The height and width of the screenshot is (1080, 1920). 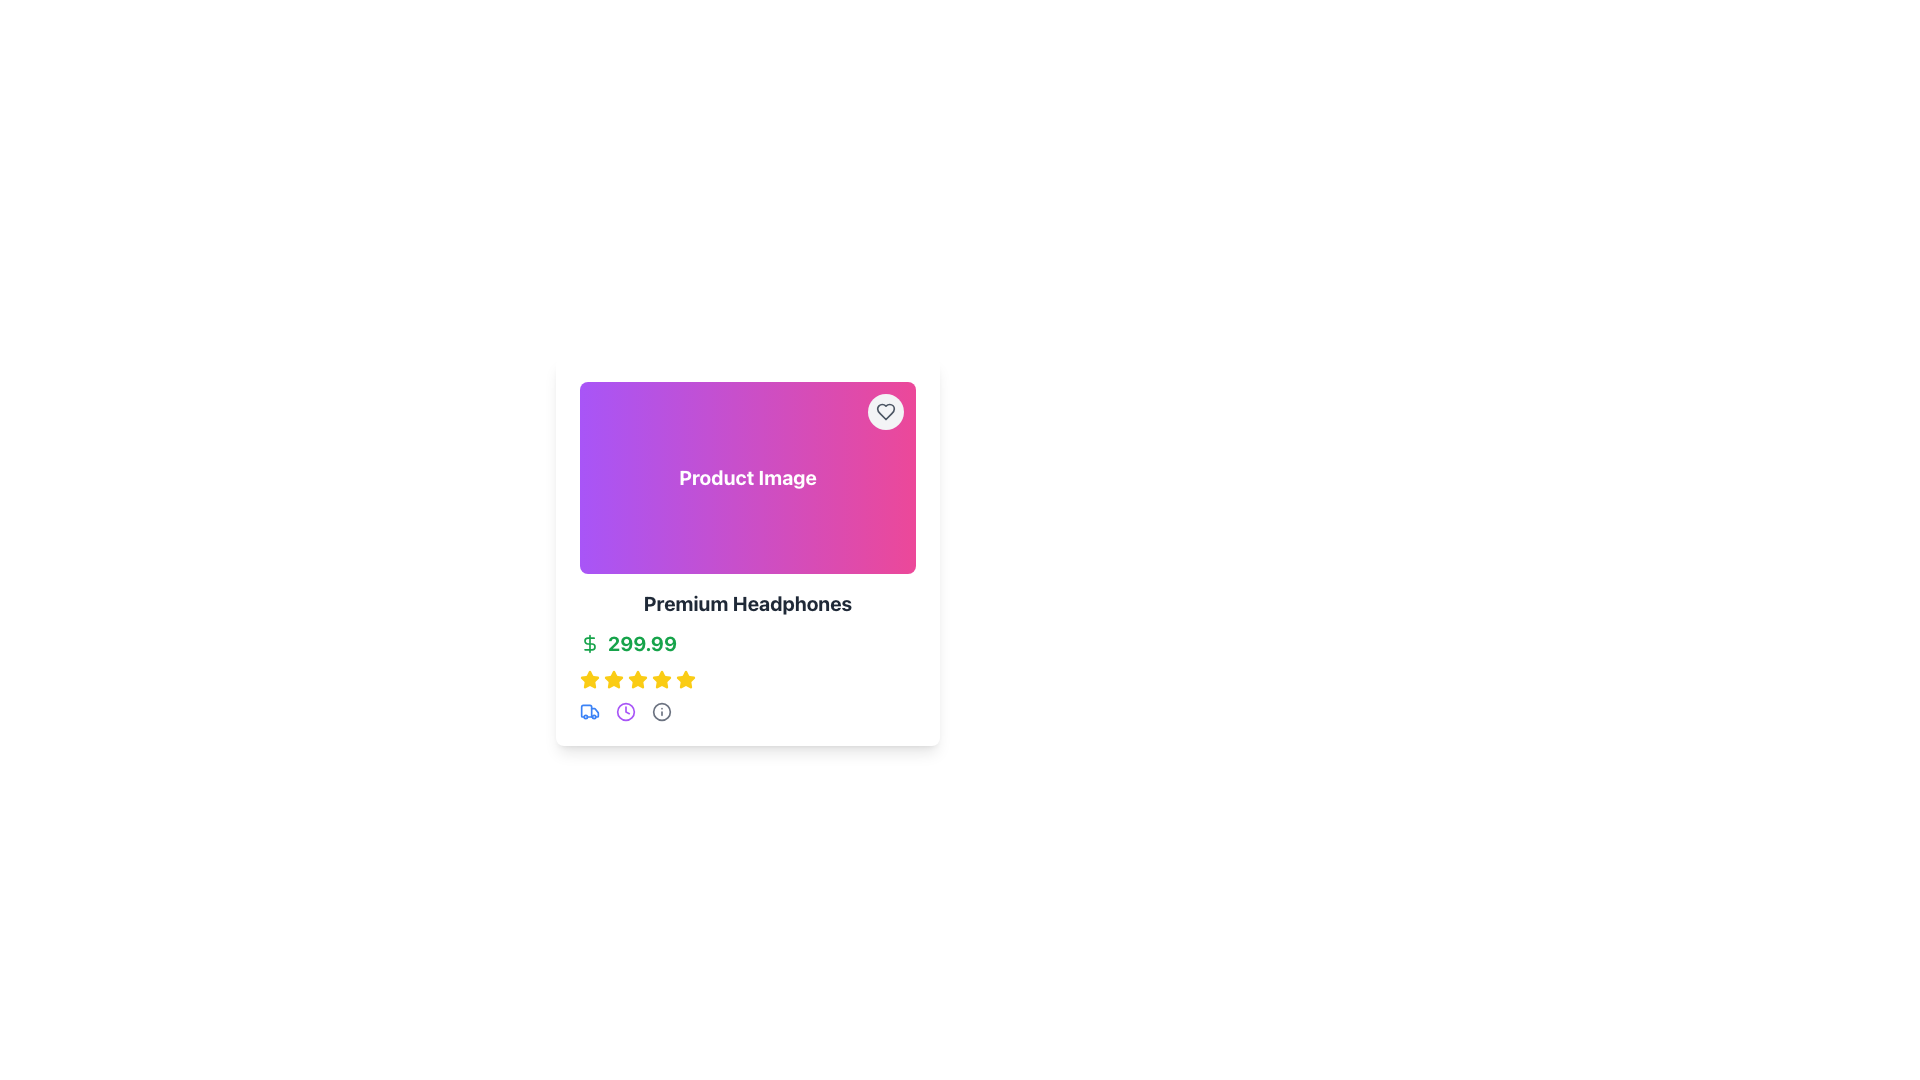 I want to click on the rectangular box with a gradient background that contains the bold white text 'Product Image' and the circular heart icon at the top-right corner, so click(x=747, y=478).